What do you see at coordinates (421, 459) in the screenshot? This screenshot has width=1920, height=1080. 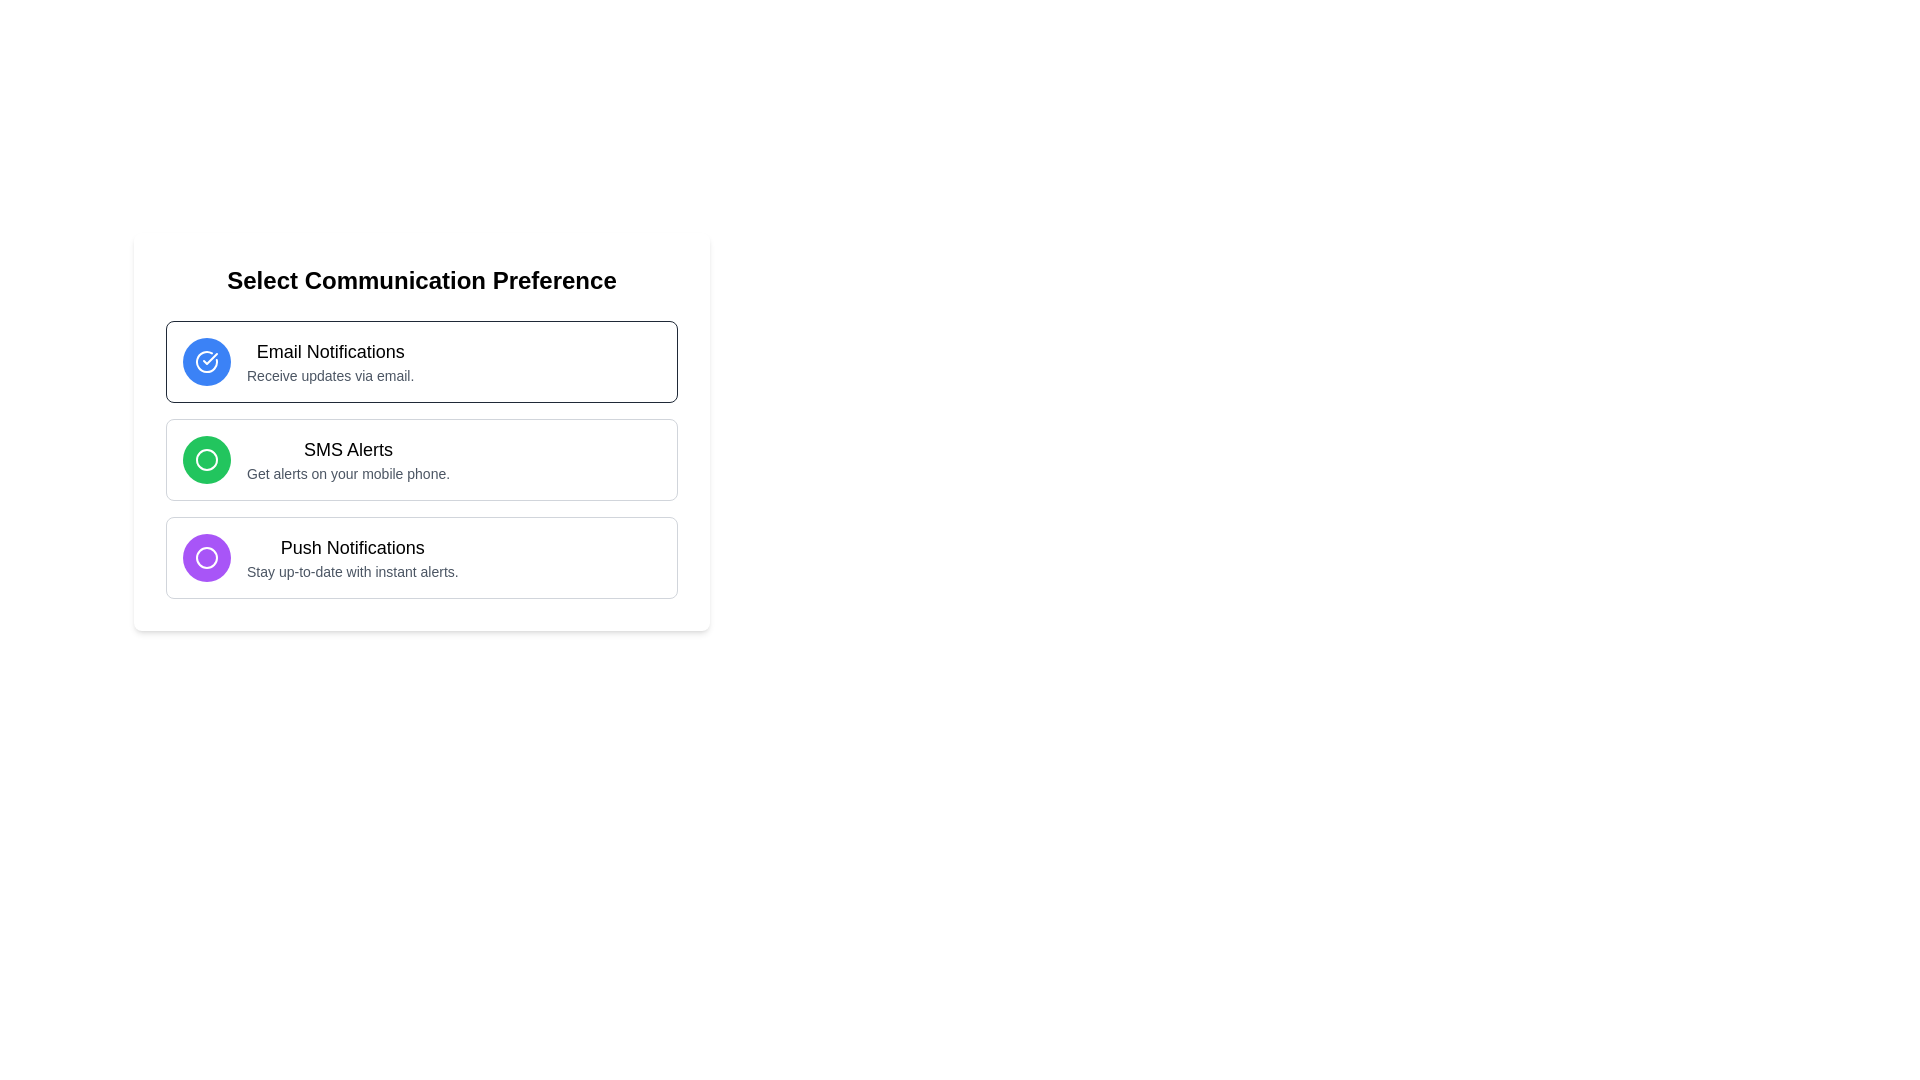 I see `the second selectable option in the list, titled 'SMS Alerts', which is part of the communication preferences cards` at bounding box center [421, 459].